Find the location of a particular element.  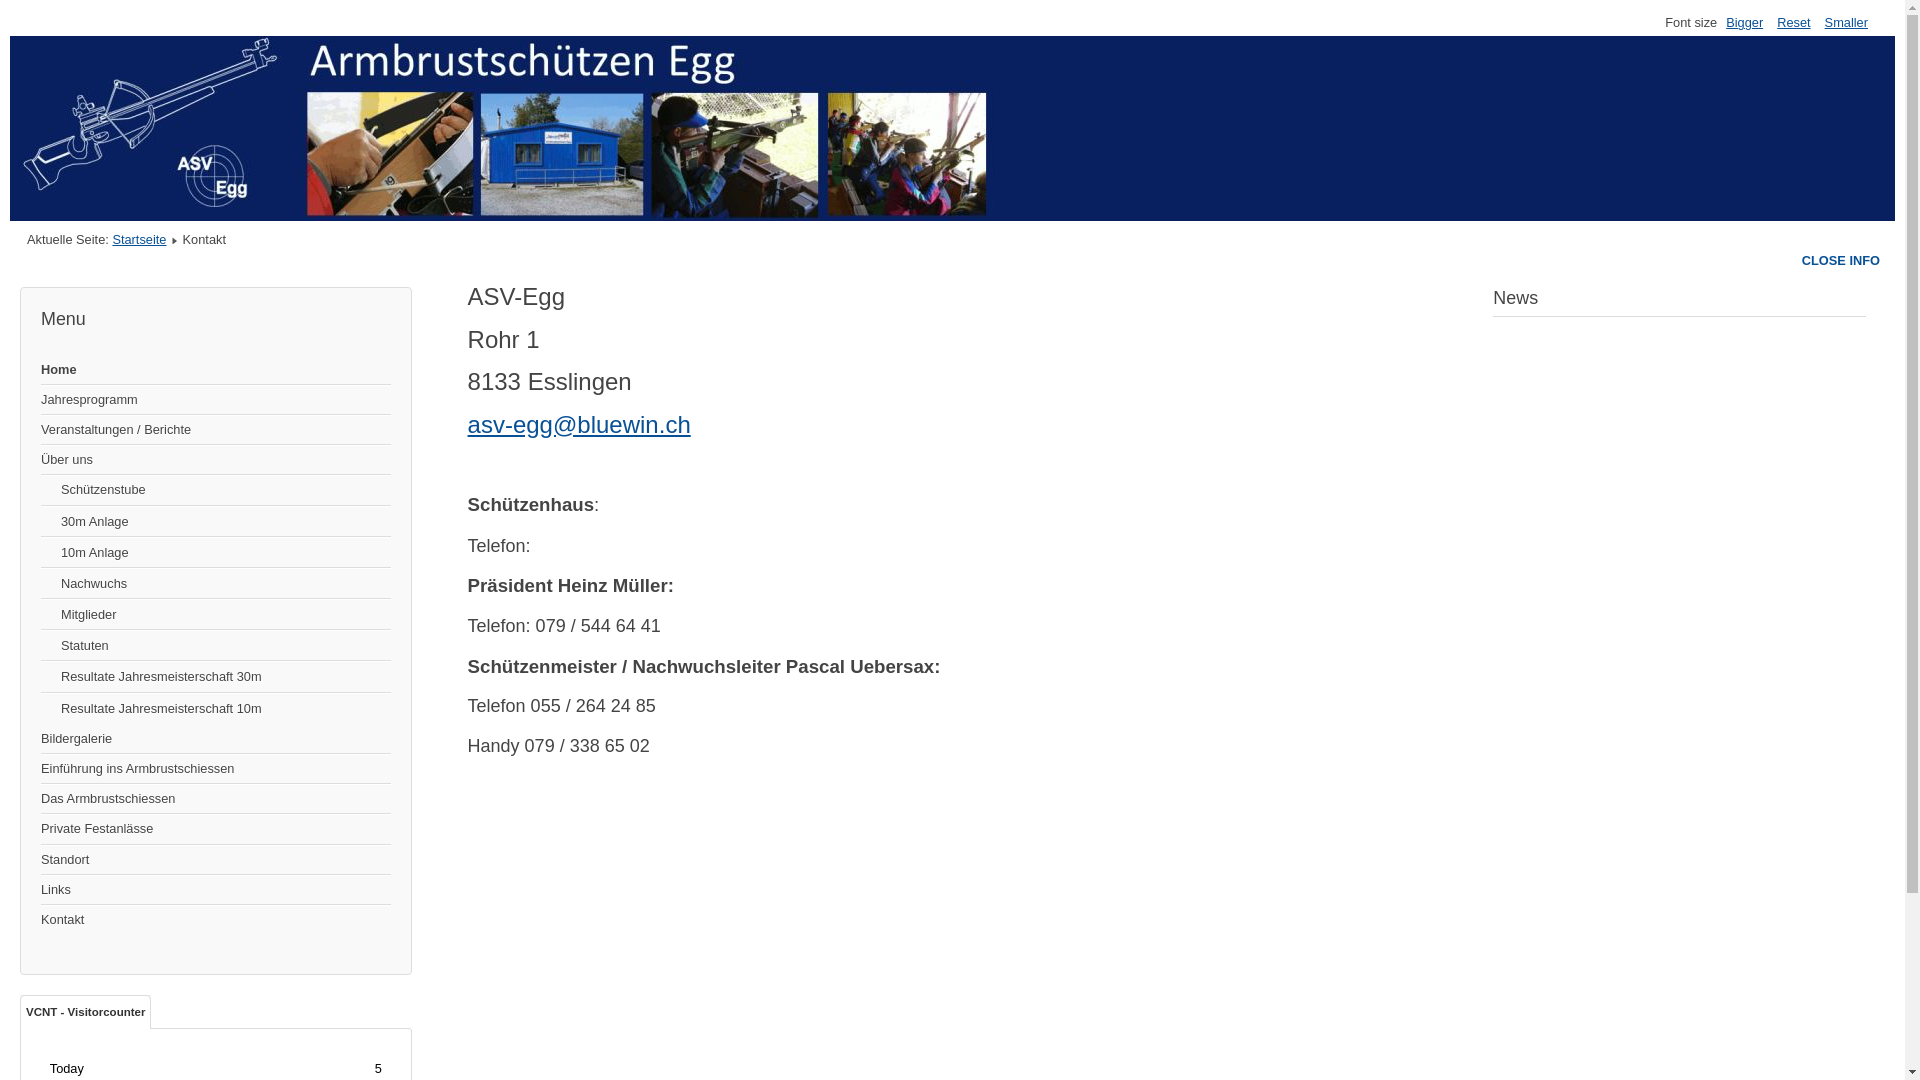

'Jahresprogramm' is located at coordinates (216, 400).